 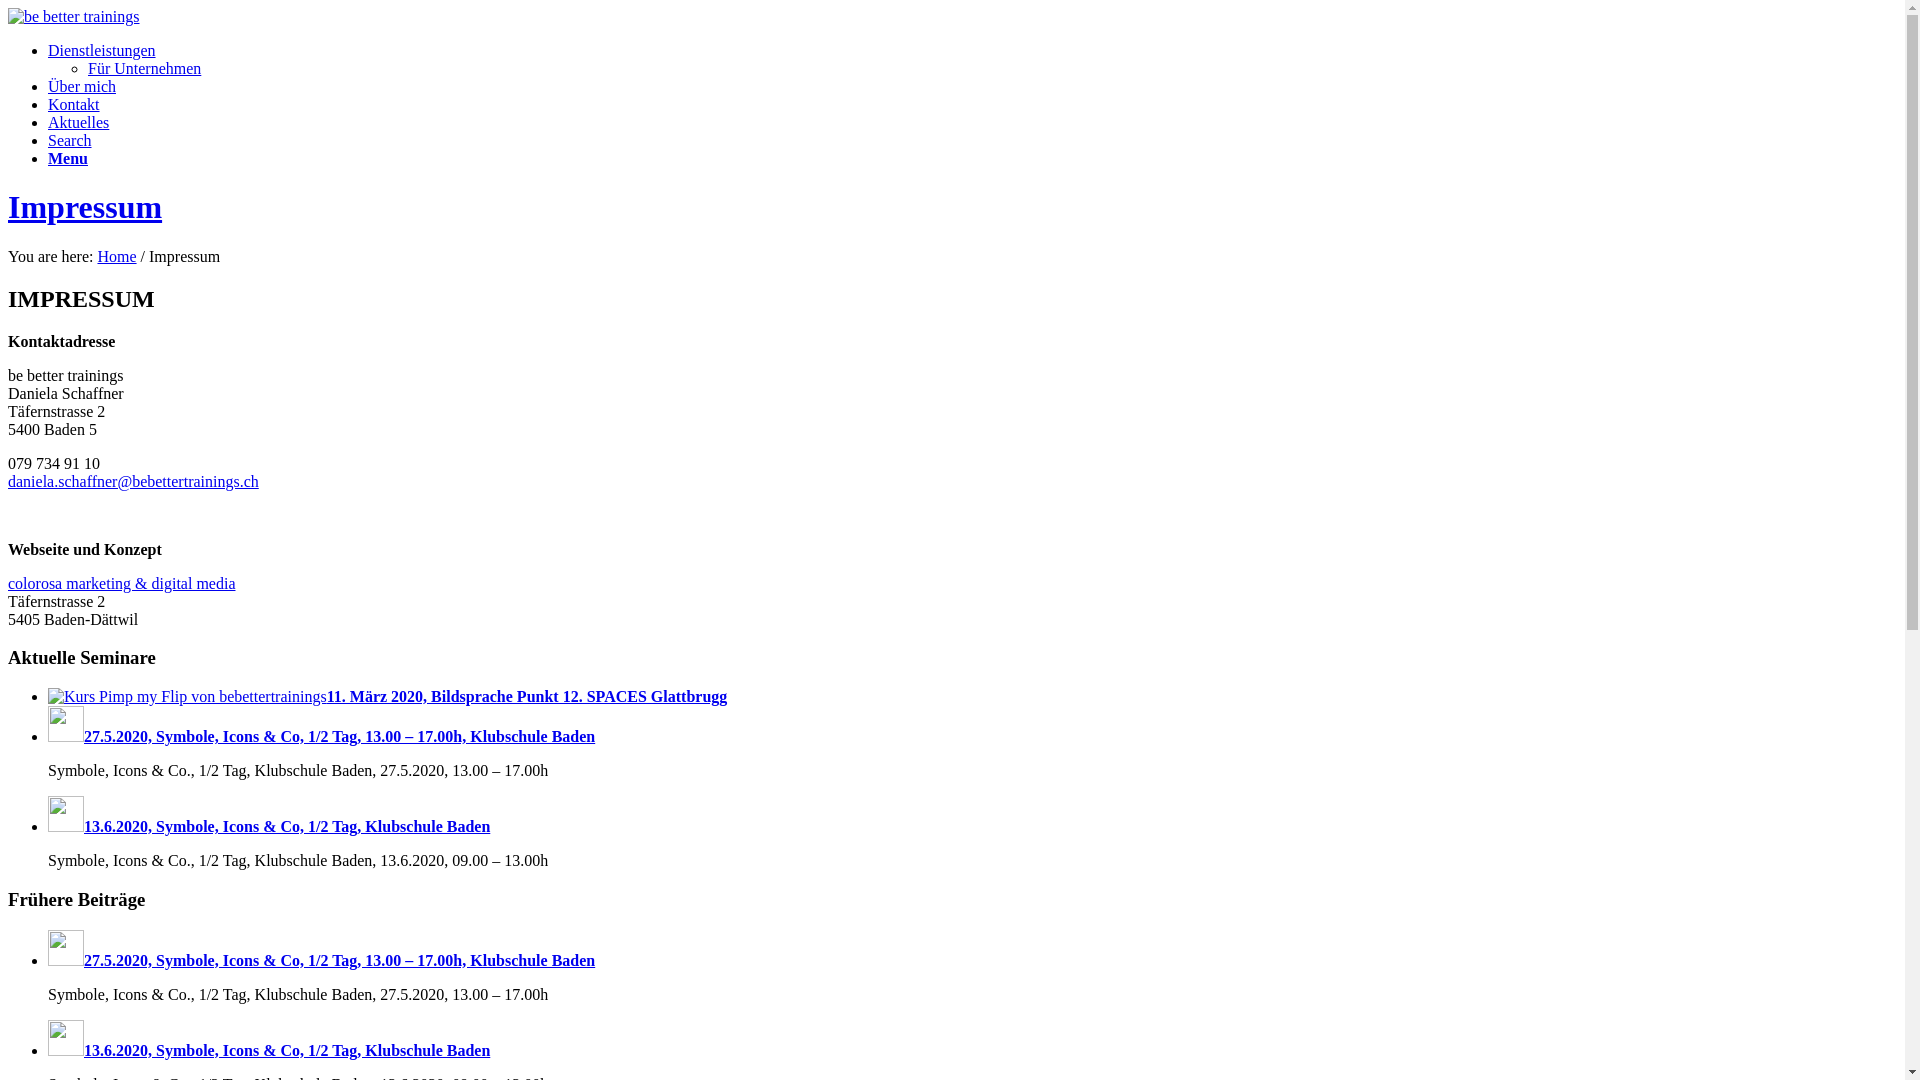 I want to click on '13.6.2020, Symbole, Icons & Co, 1/2 Tag, Klubschule Baden', so click(x=267, y=1049).